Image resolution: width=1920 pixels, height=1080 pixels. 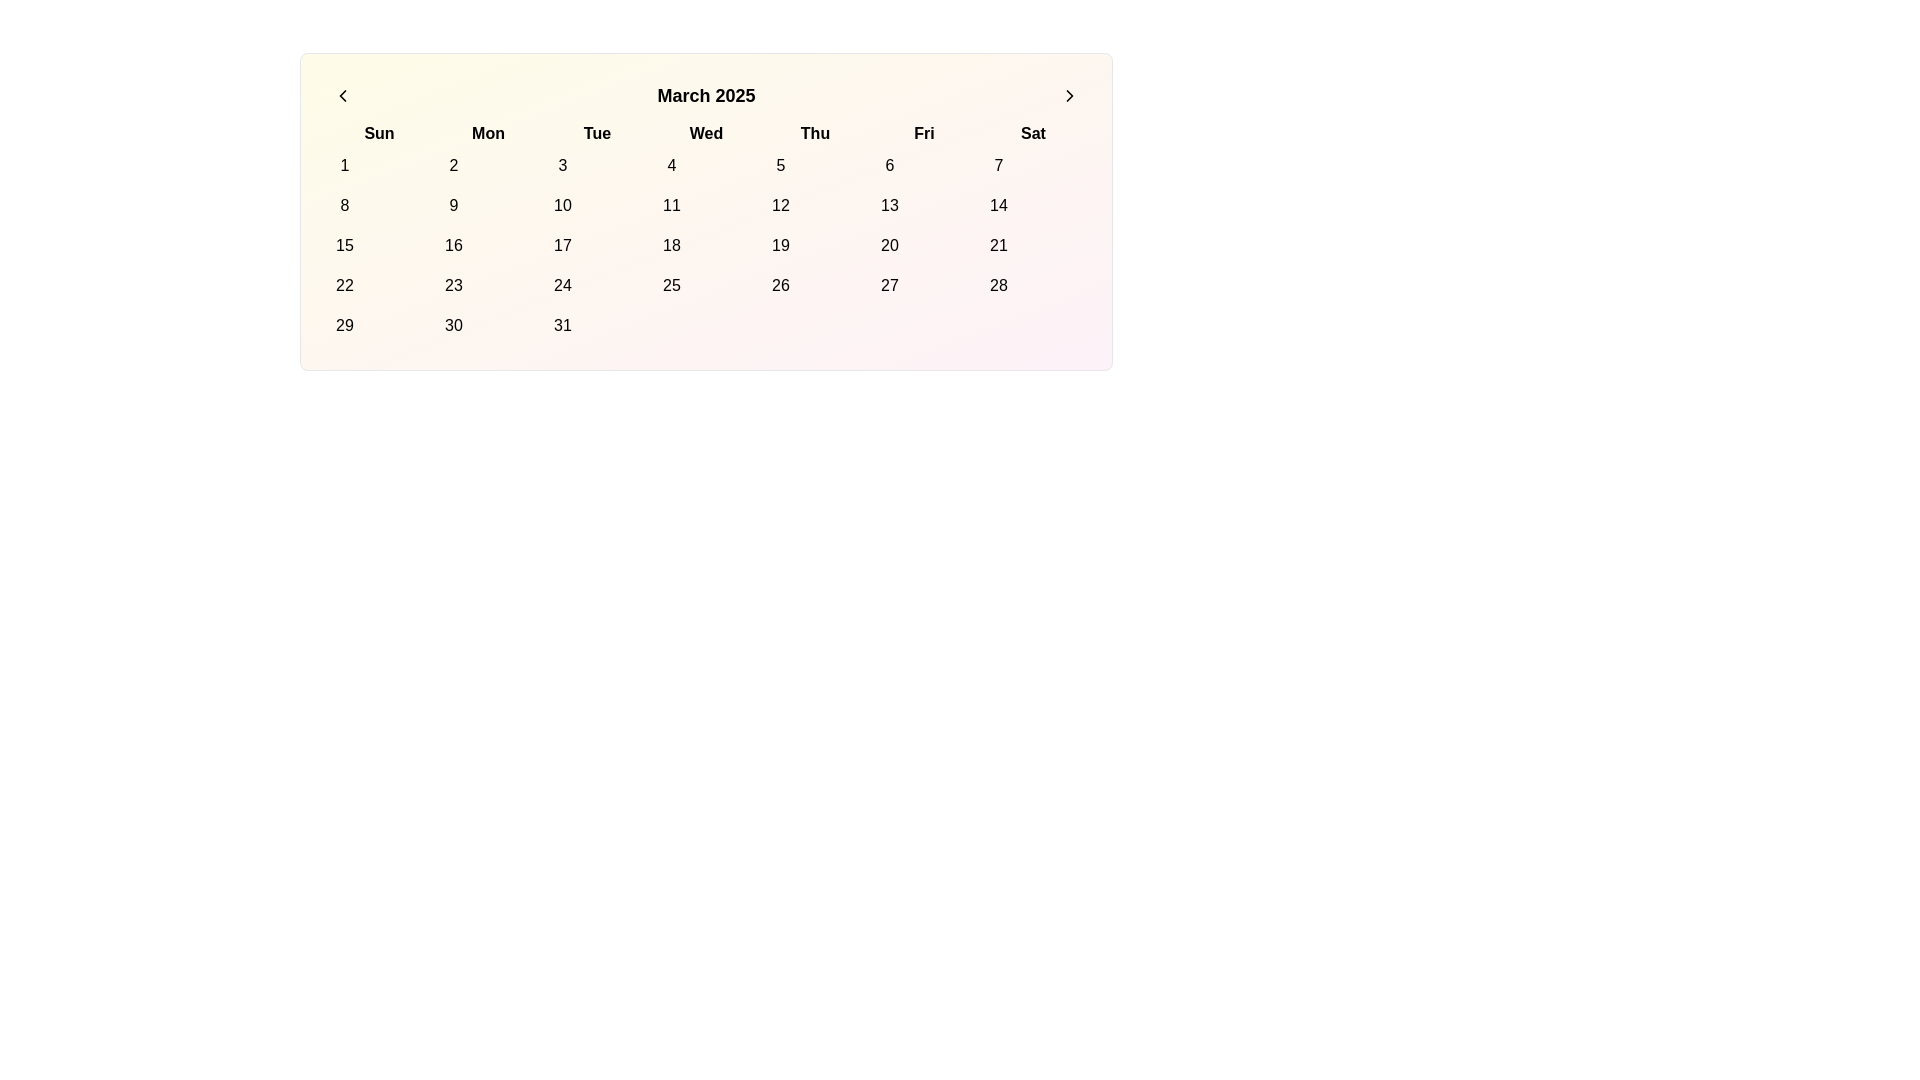 What do you see at coordinates (706, 96) in the screenshot?
I see `date displayed on the Text Label showing 'March 2025', which is centrally located in the navigation header of the calendar layout` at bounding box center [706, 96].